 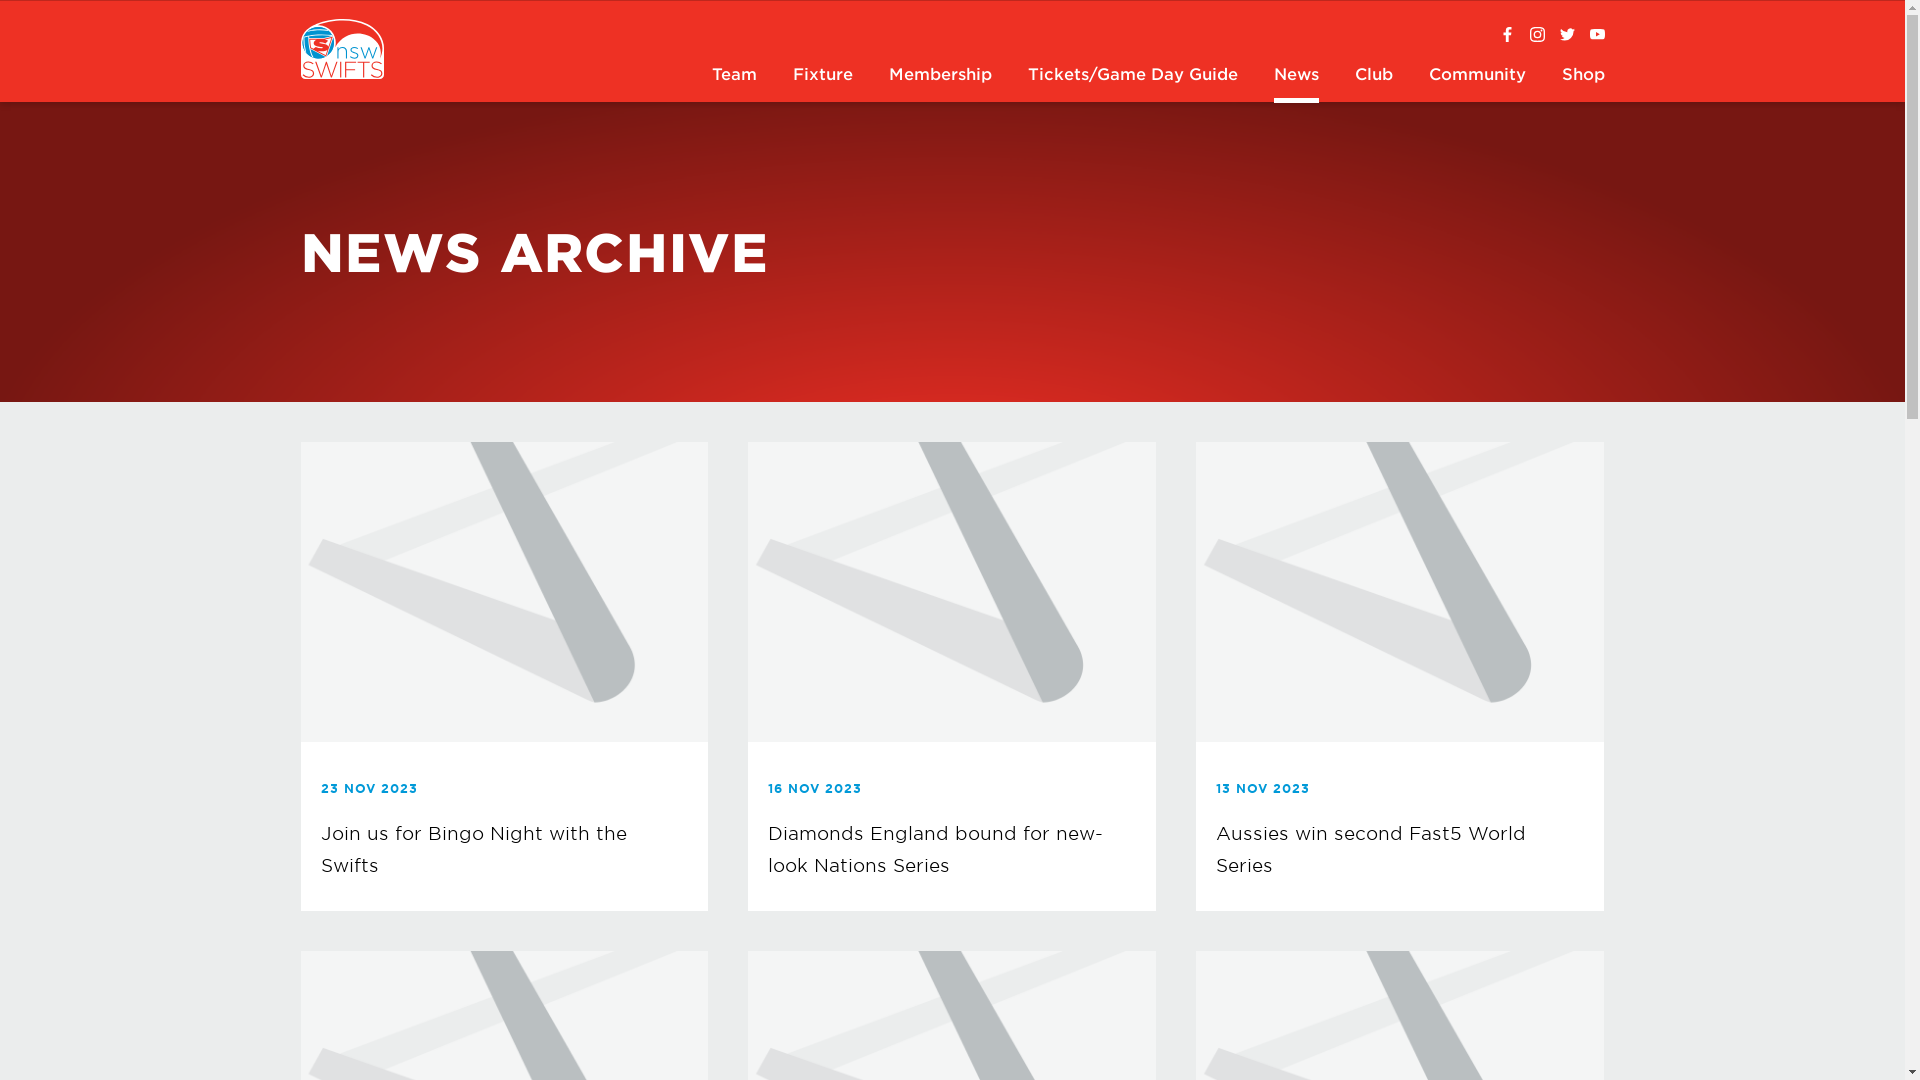 I want to click on 'Membership', so click(x=939, y=75).